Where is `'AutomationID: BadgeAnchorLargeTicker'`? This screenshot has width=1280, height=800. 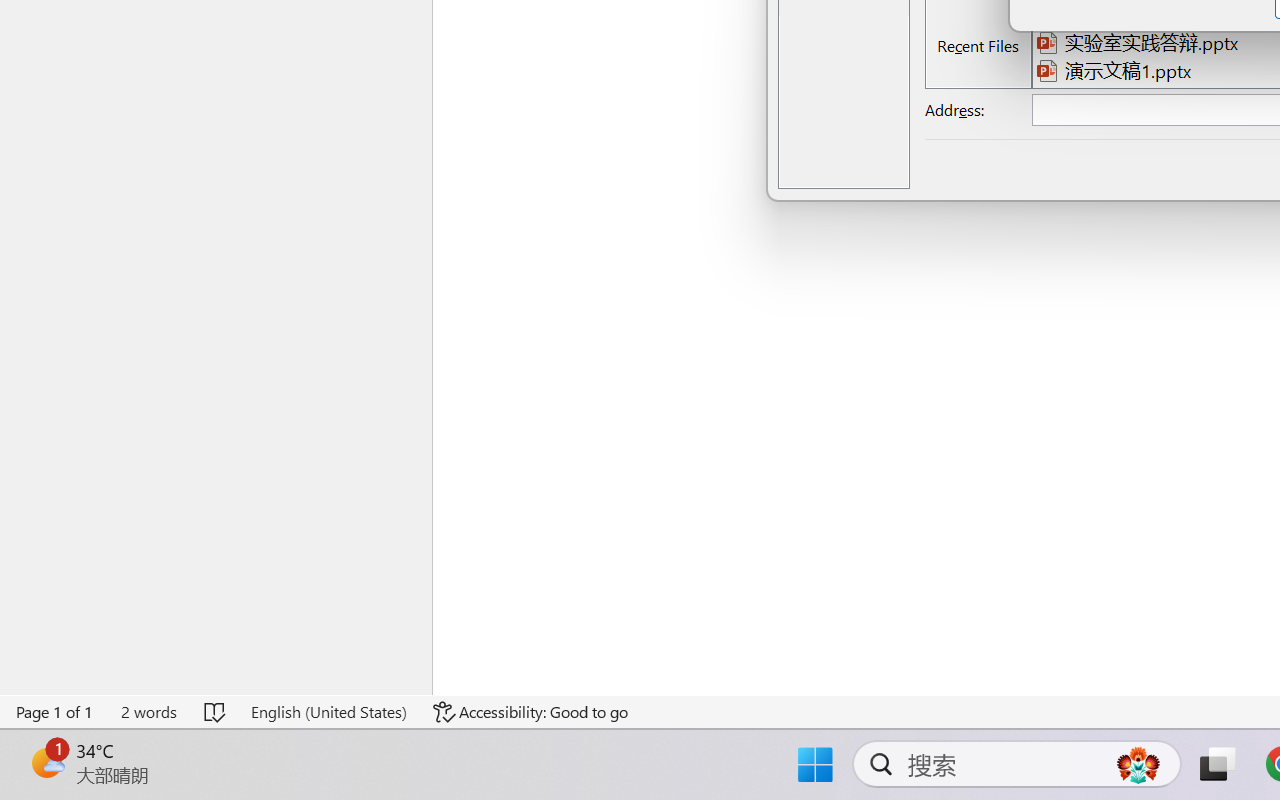 'AutomationID: BadgeAnchorLargeTicker' is located at coordinates (46, 762).